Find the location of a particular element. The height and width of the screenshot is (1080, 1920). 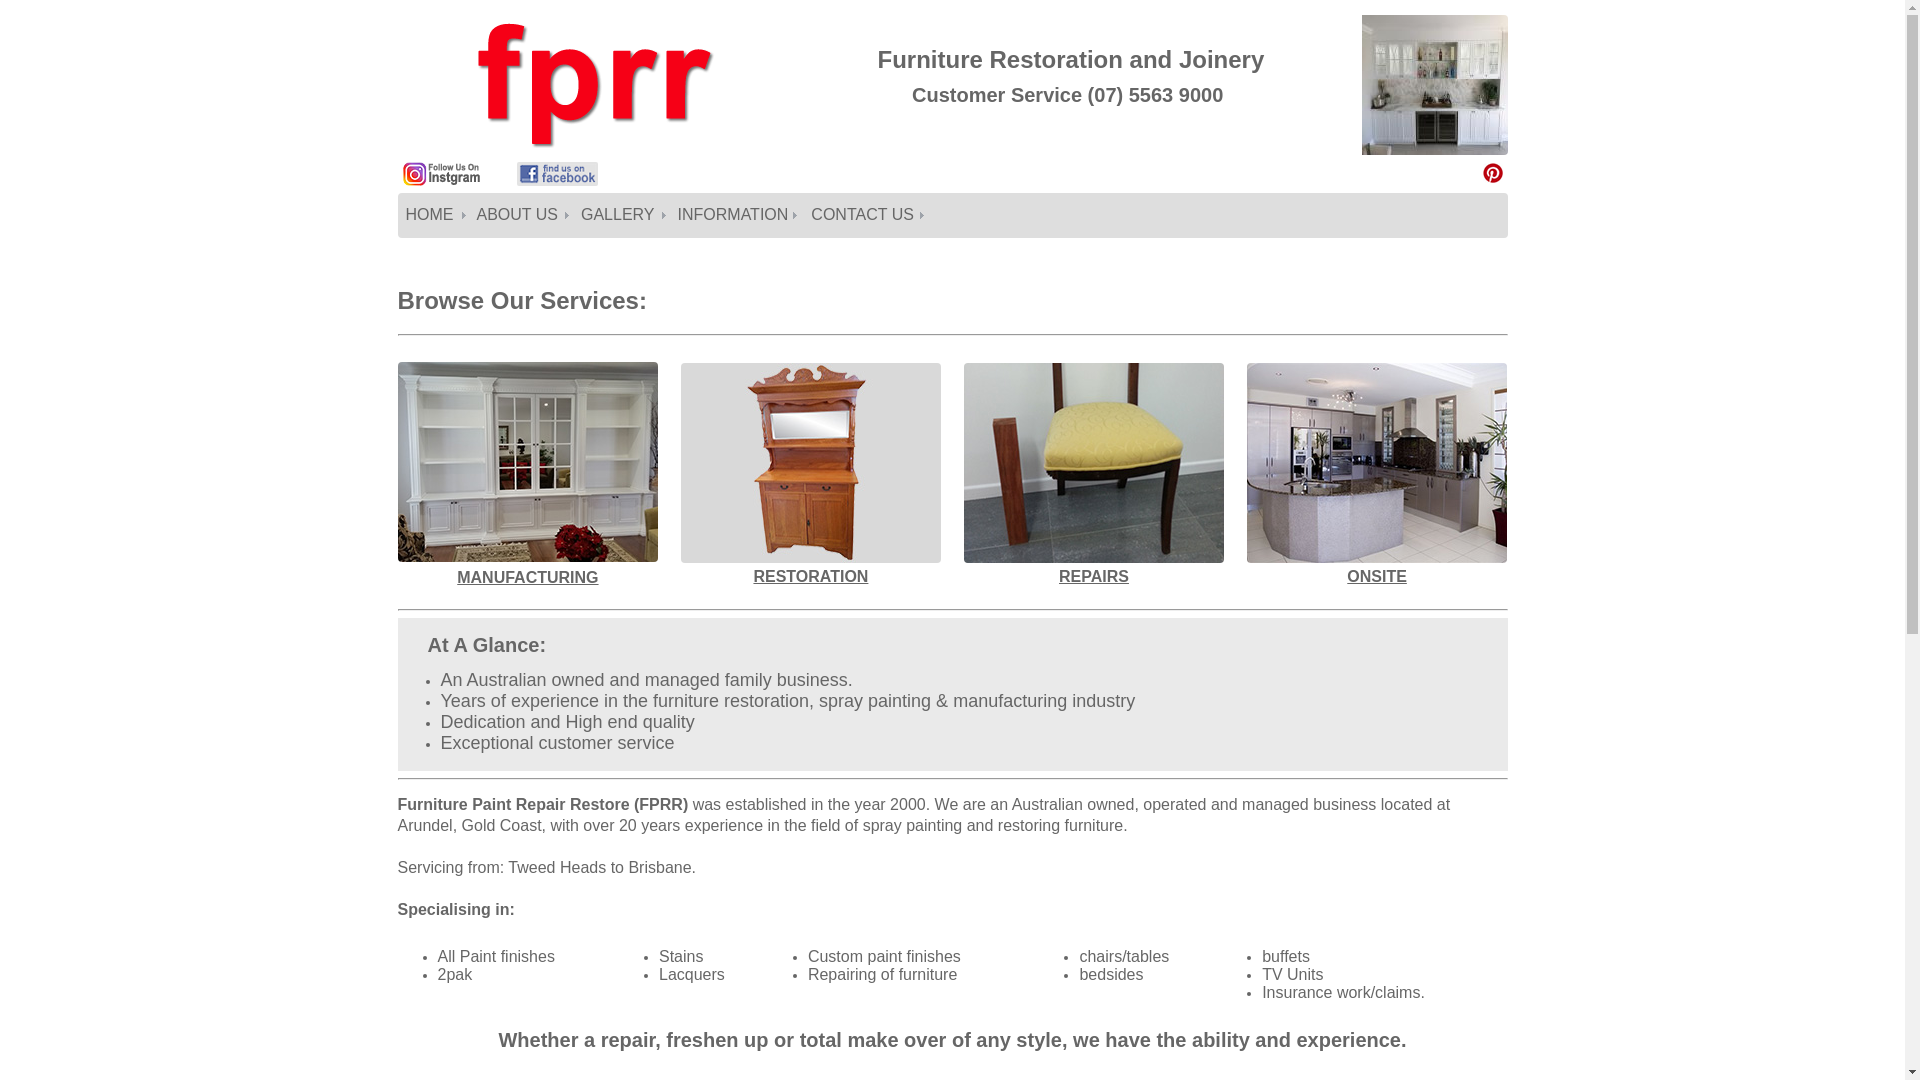

'GALLERY' is located at coordinates (620, 215).